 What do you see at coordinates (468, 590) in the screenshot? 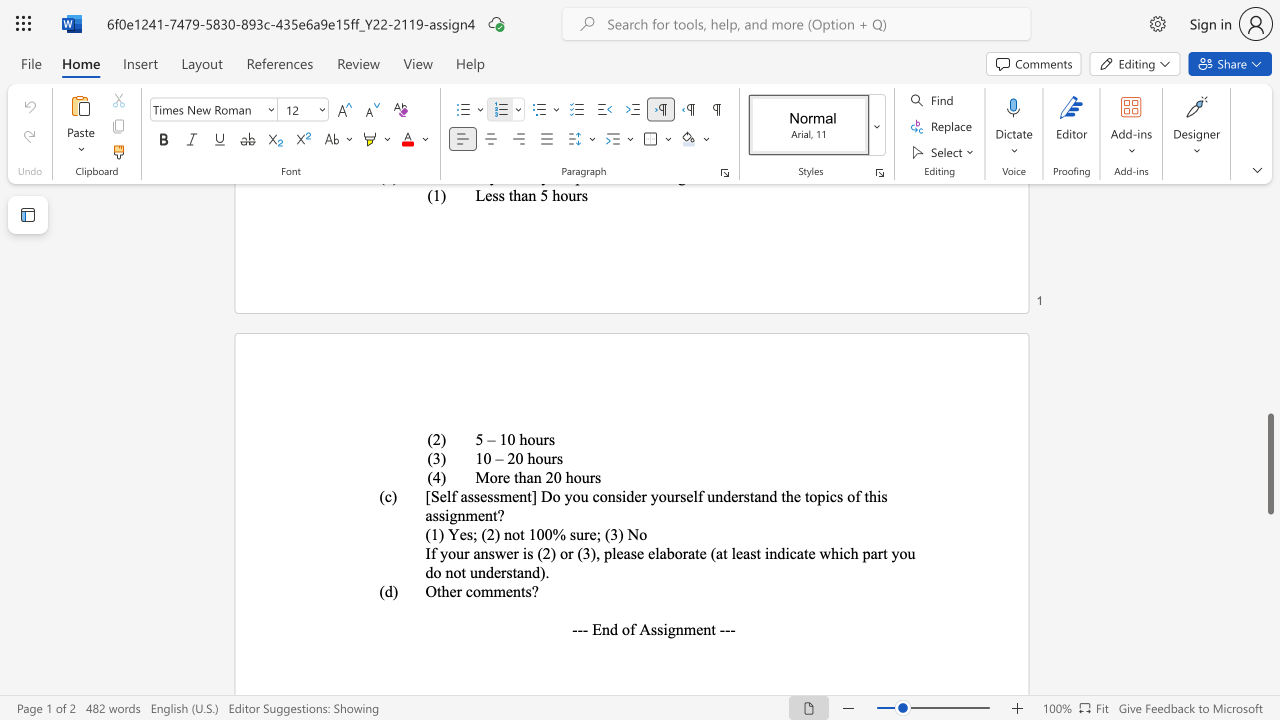
I see `the 1th character "c" in the text` at bounding box center [468, 590].